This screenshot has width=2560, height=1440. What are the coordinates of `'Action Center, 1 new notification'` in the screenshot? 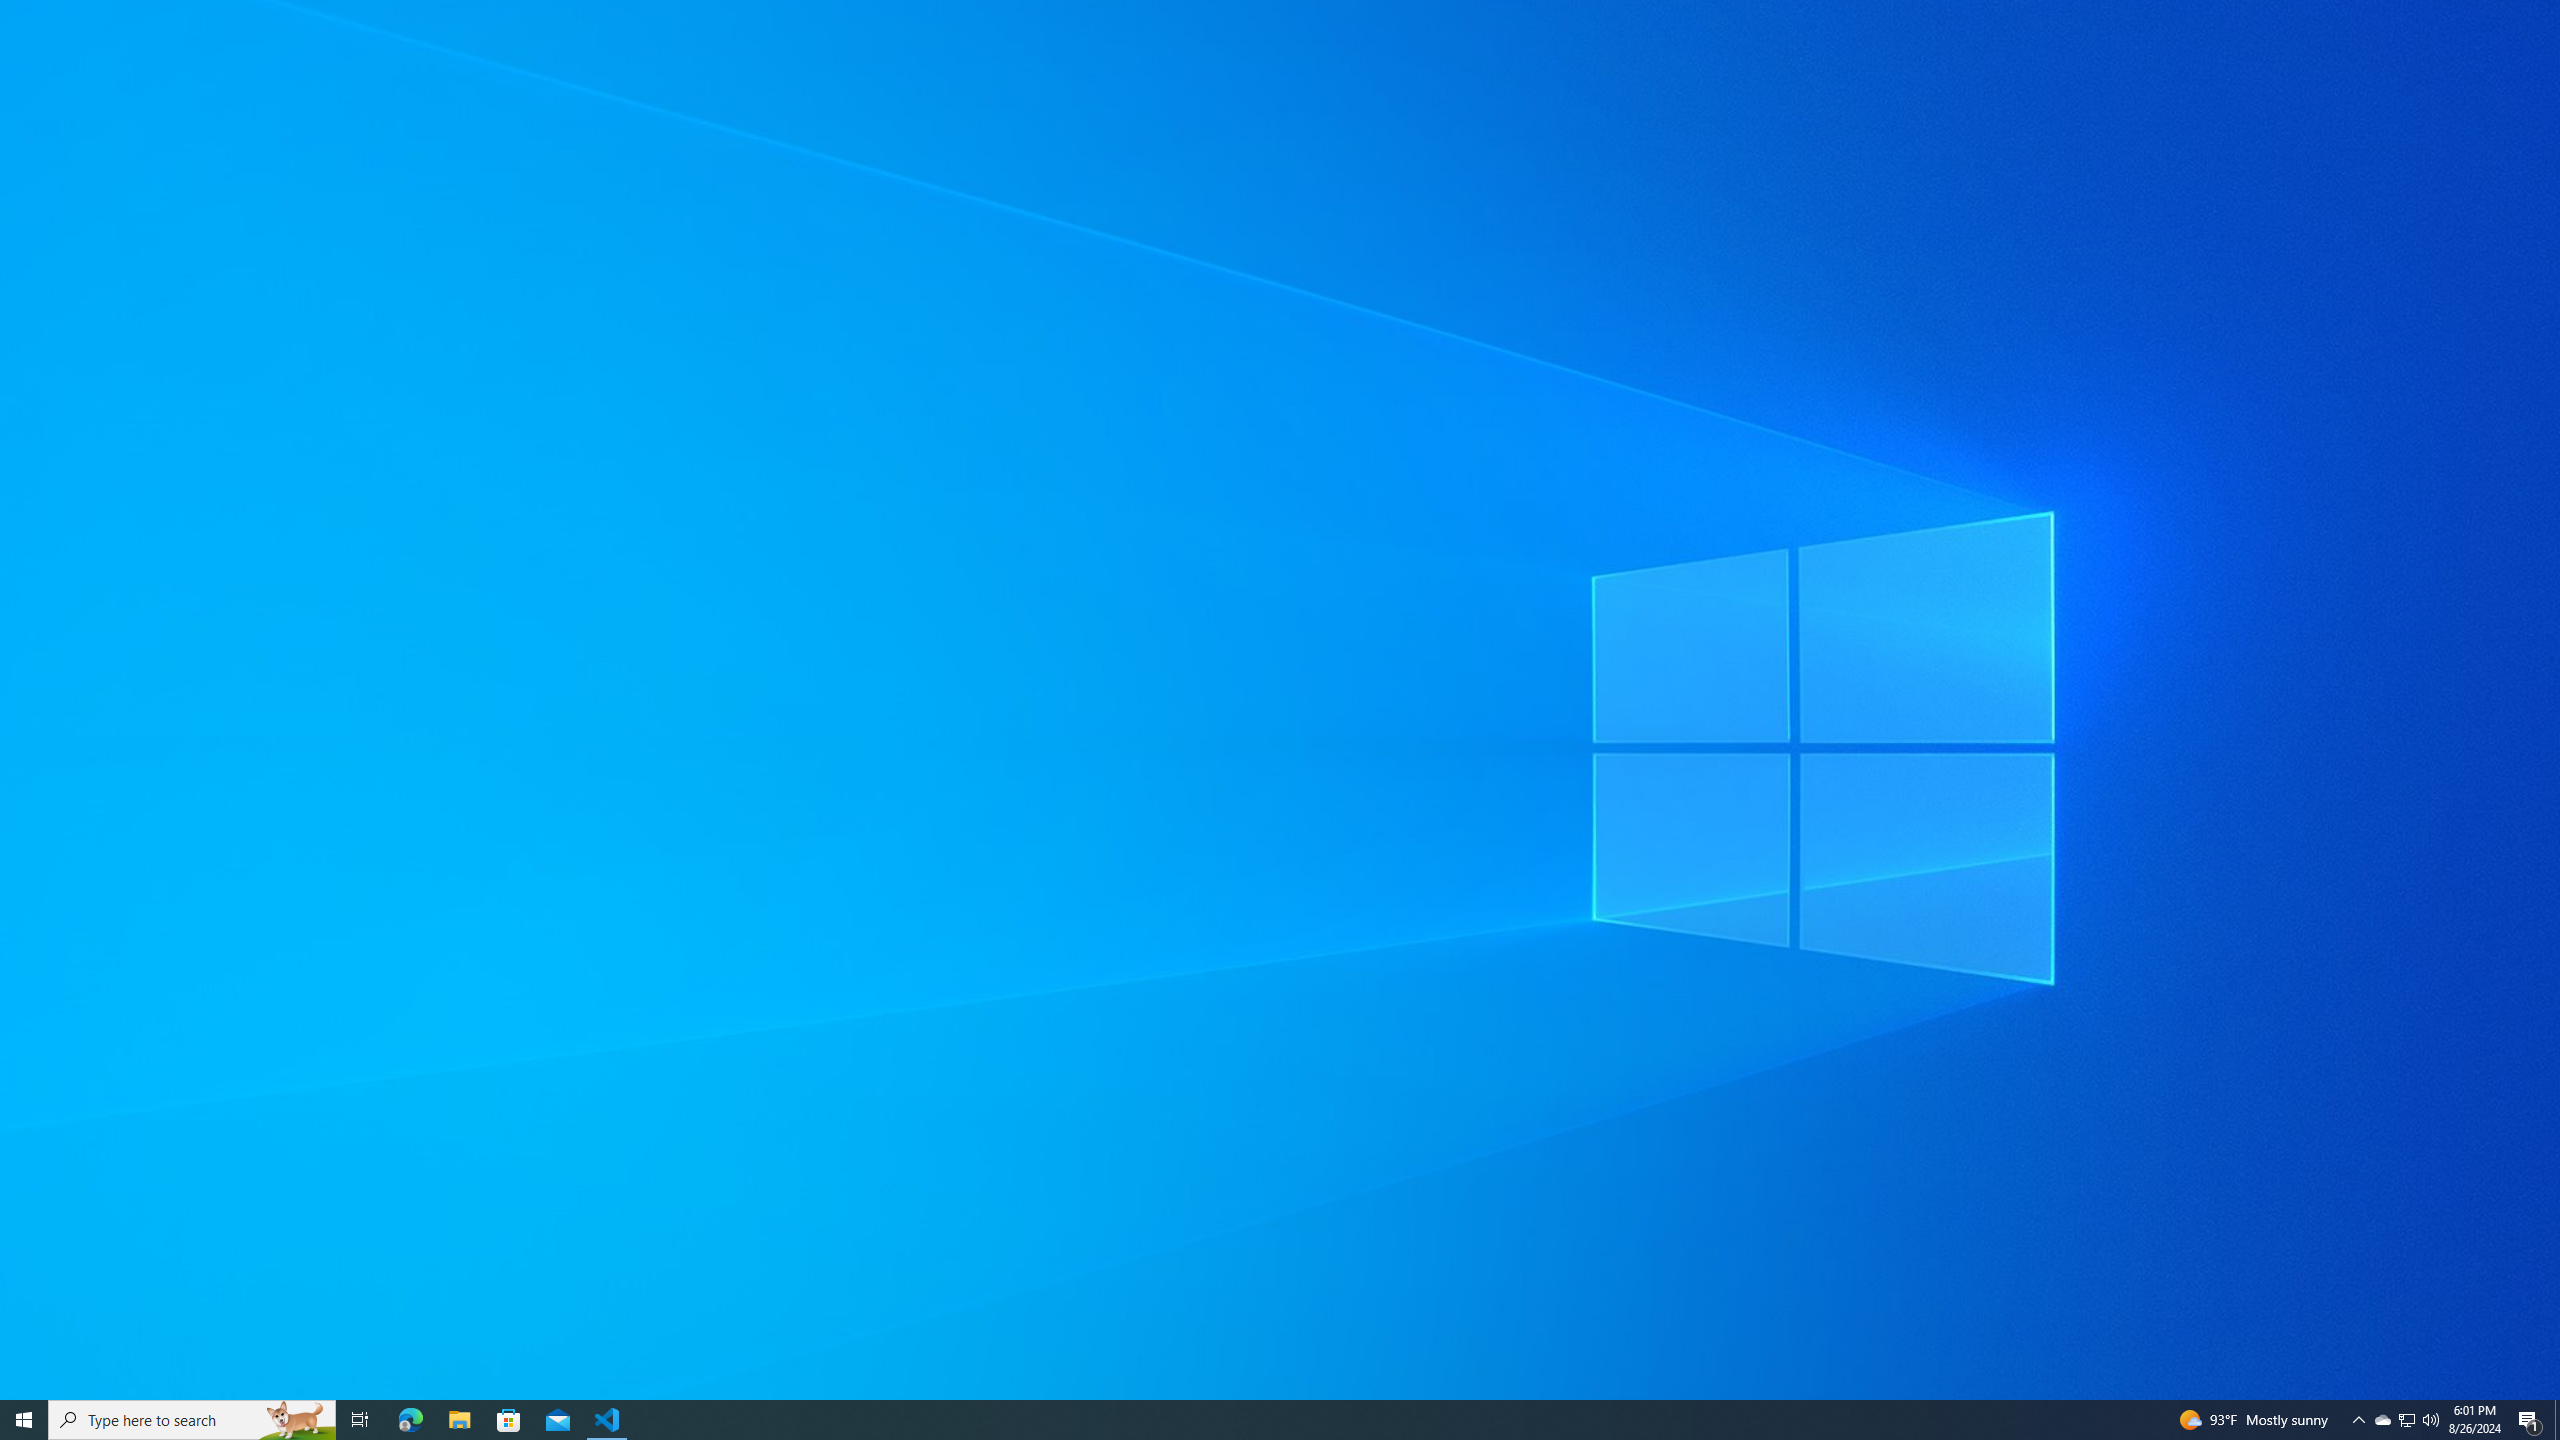 It's located at (2530, 1418).